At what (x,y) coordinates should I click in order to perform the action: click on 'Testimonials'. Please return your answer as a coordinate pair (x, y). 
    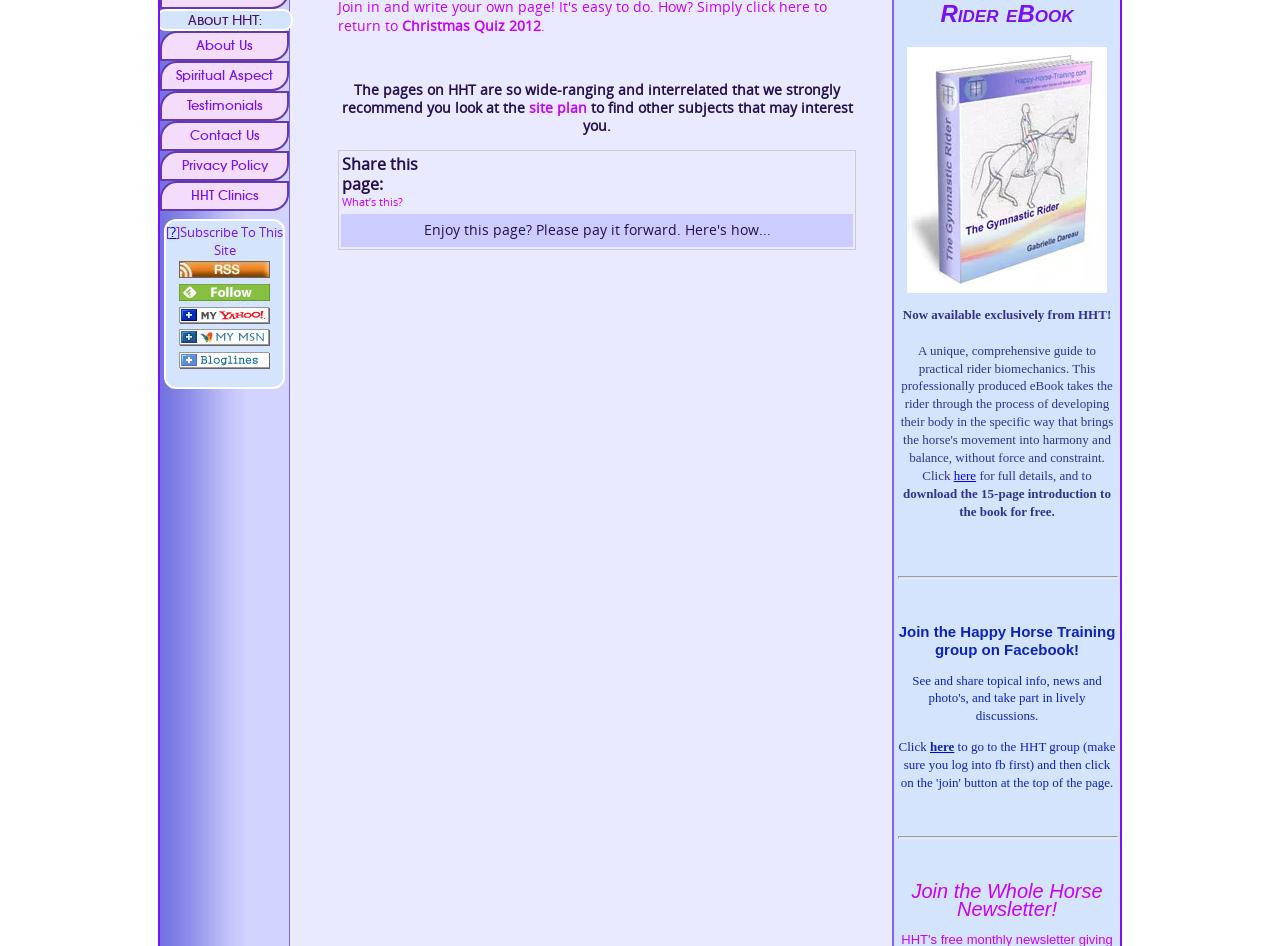
    Looking at the image, I should click on (224, 103).